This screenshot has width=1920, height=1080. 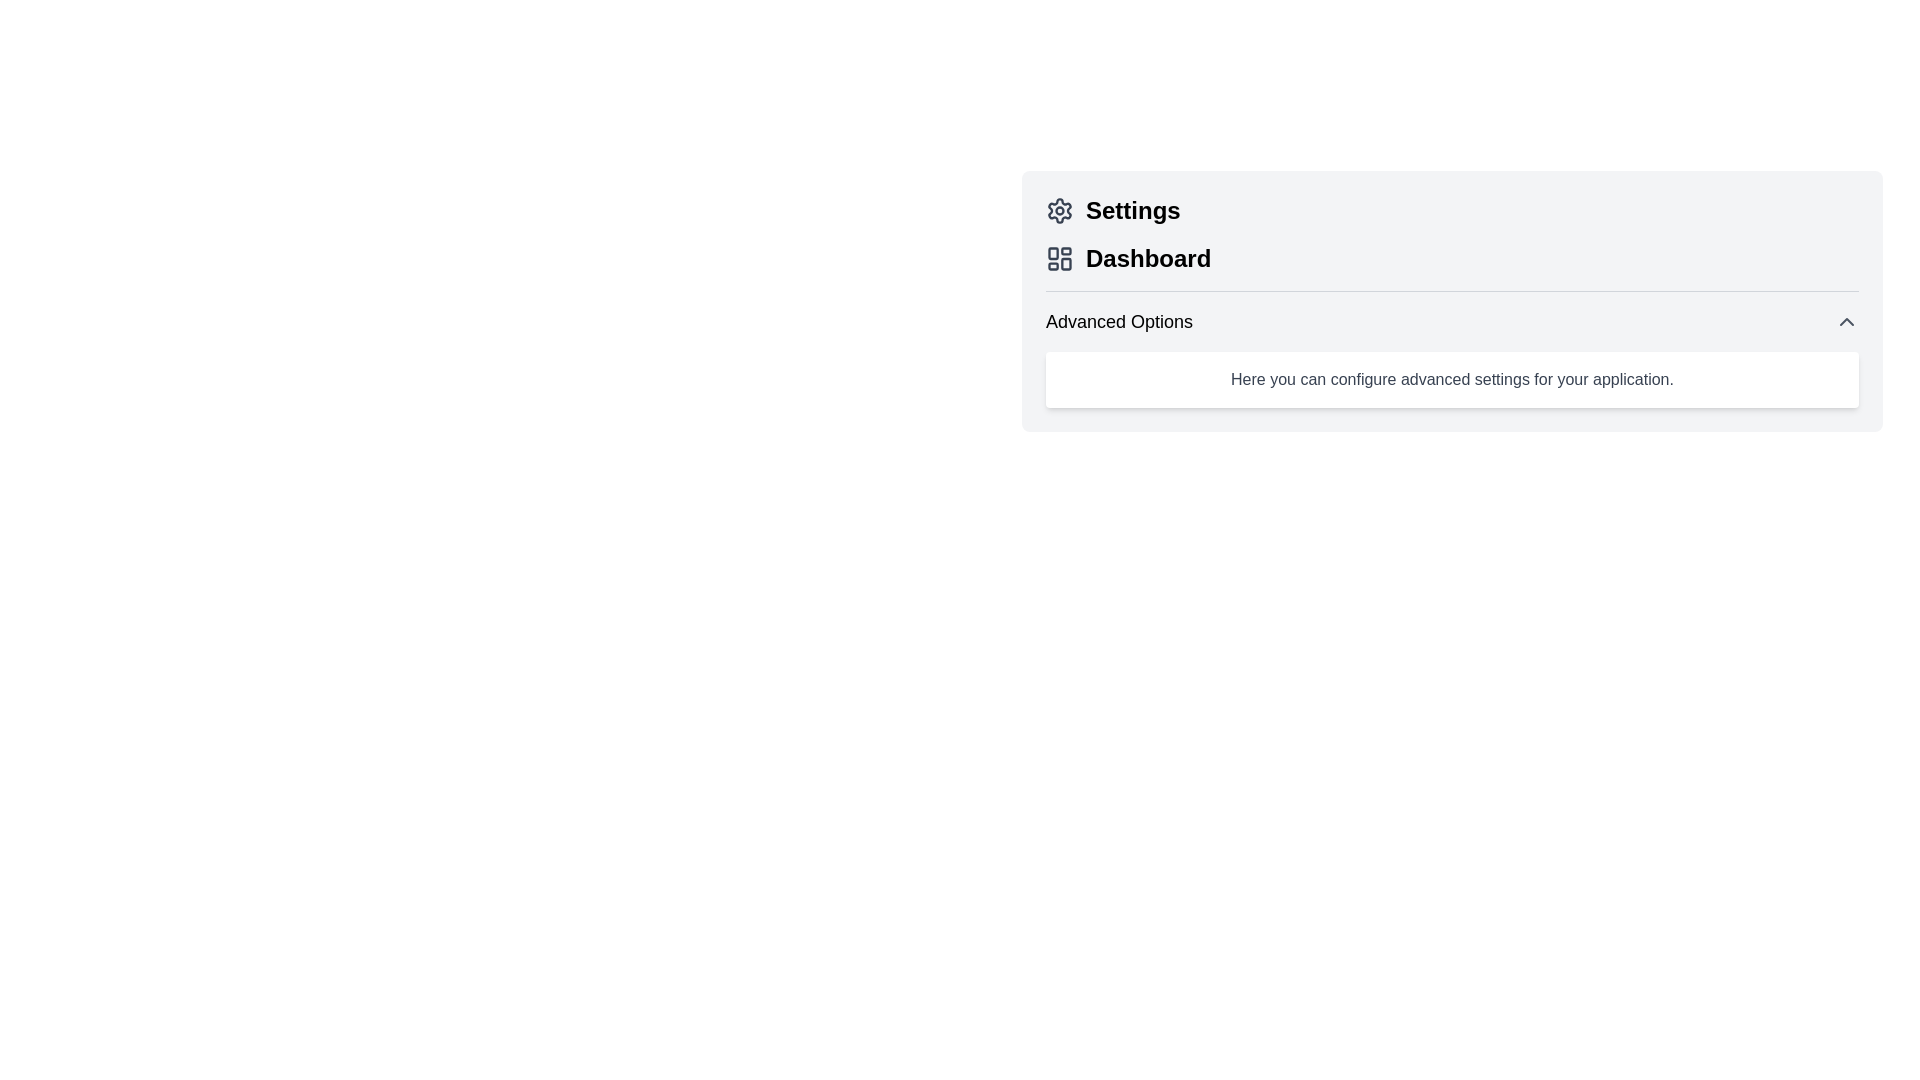 I want to click on the settings icon located at the top-left corner of the settings menu, which visually represents access to settings options, so click(x=1059, y=211).